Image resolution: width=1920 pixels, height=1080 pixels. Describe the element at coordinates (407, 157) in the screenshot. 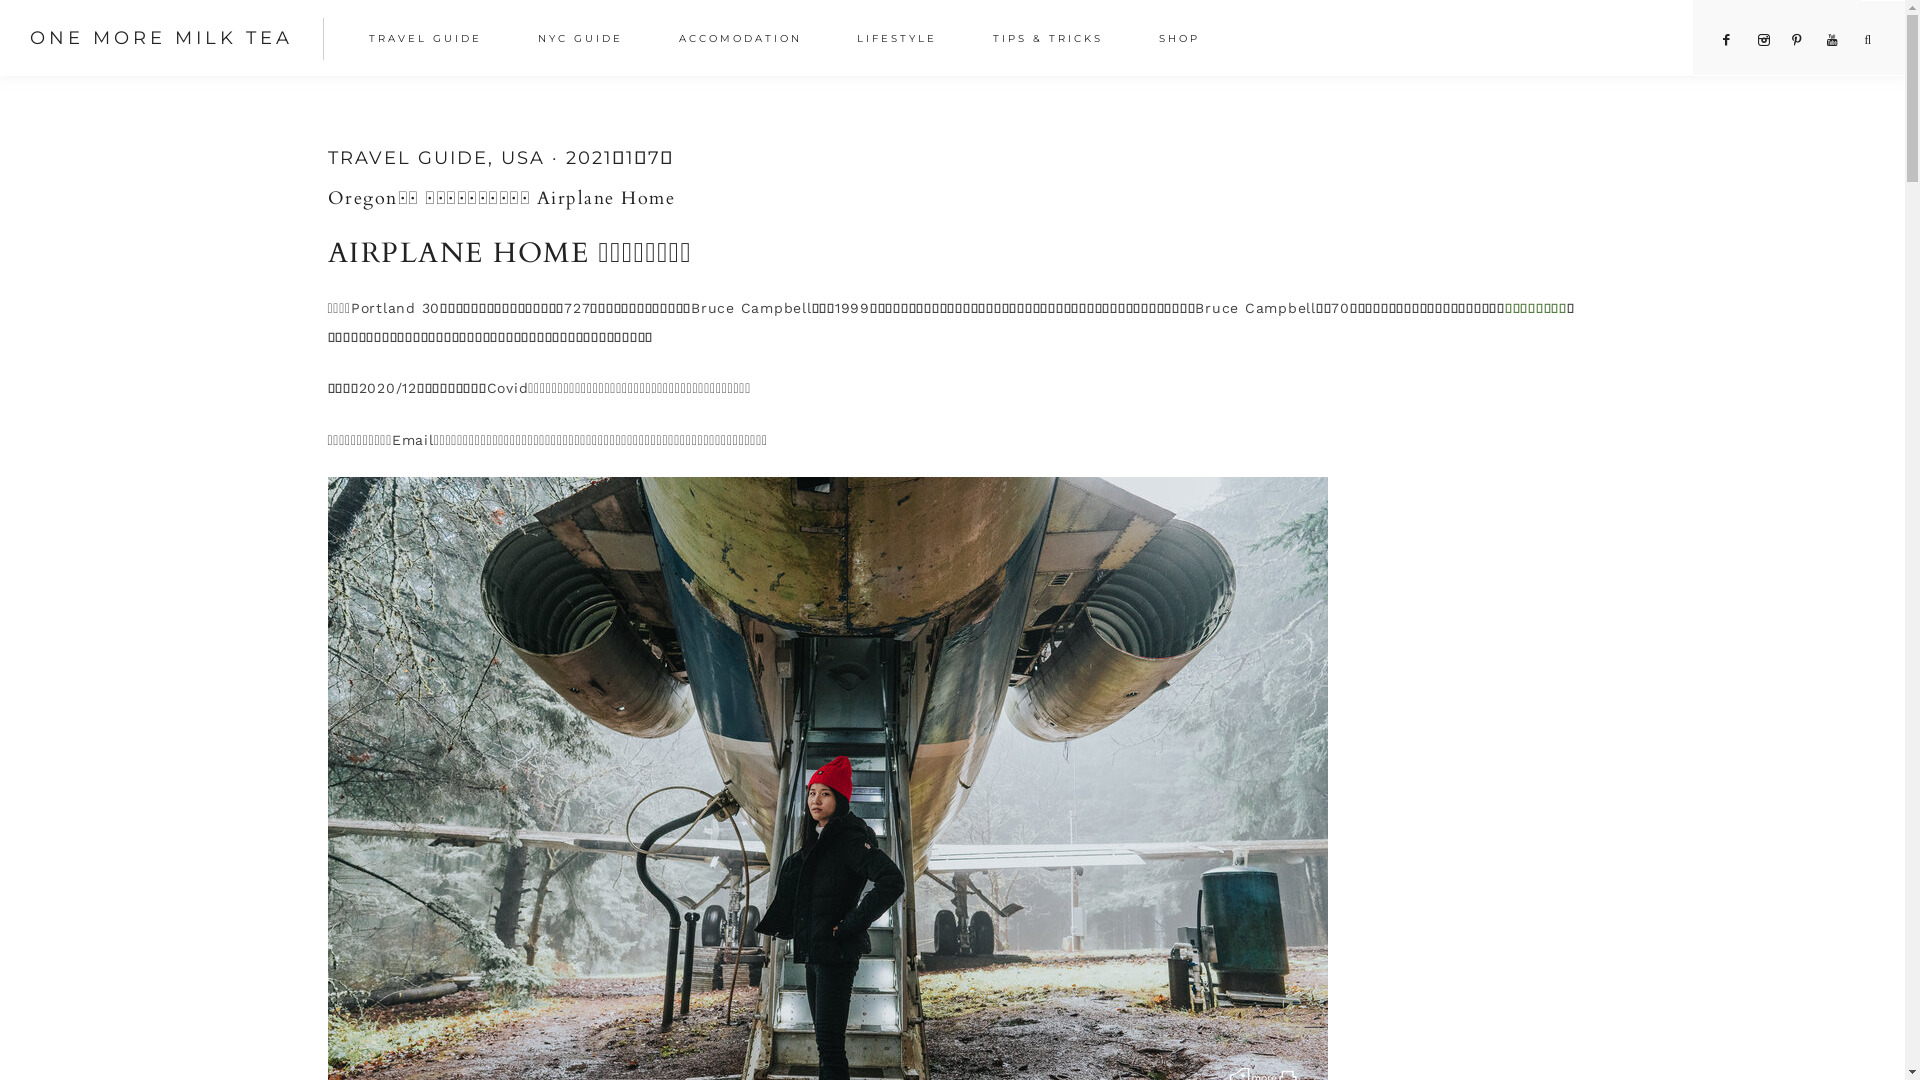

I see `'TRAVEL GUIDE'` at that location.